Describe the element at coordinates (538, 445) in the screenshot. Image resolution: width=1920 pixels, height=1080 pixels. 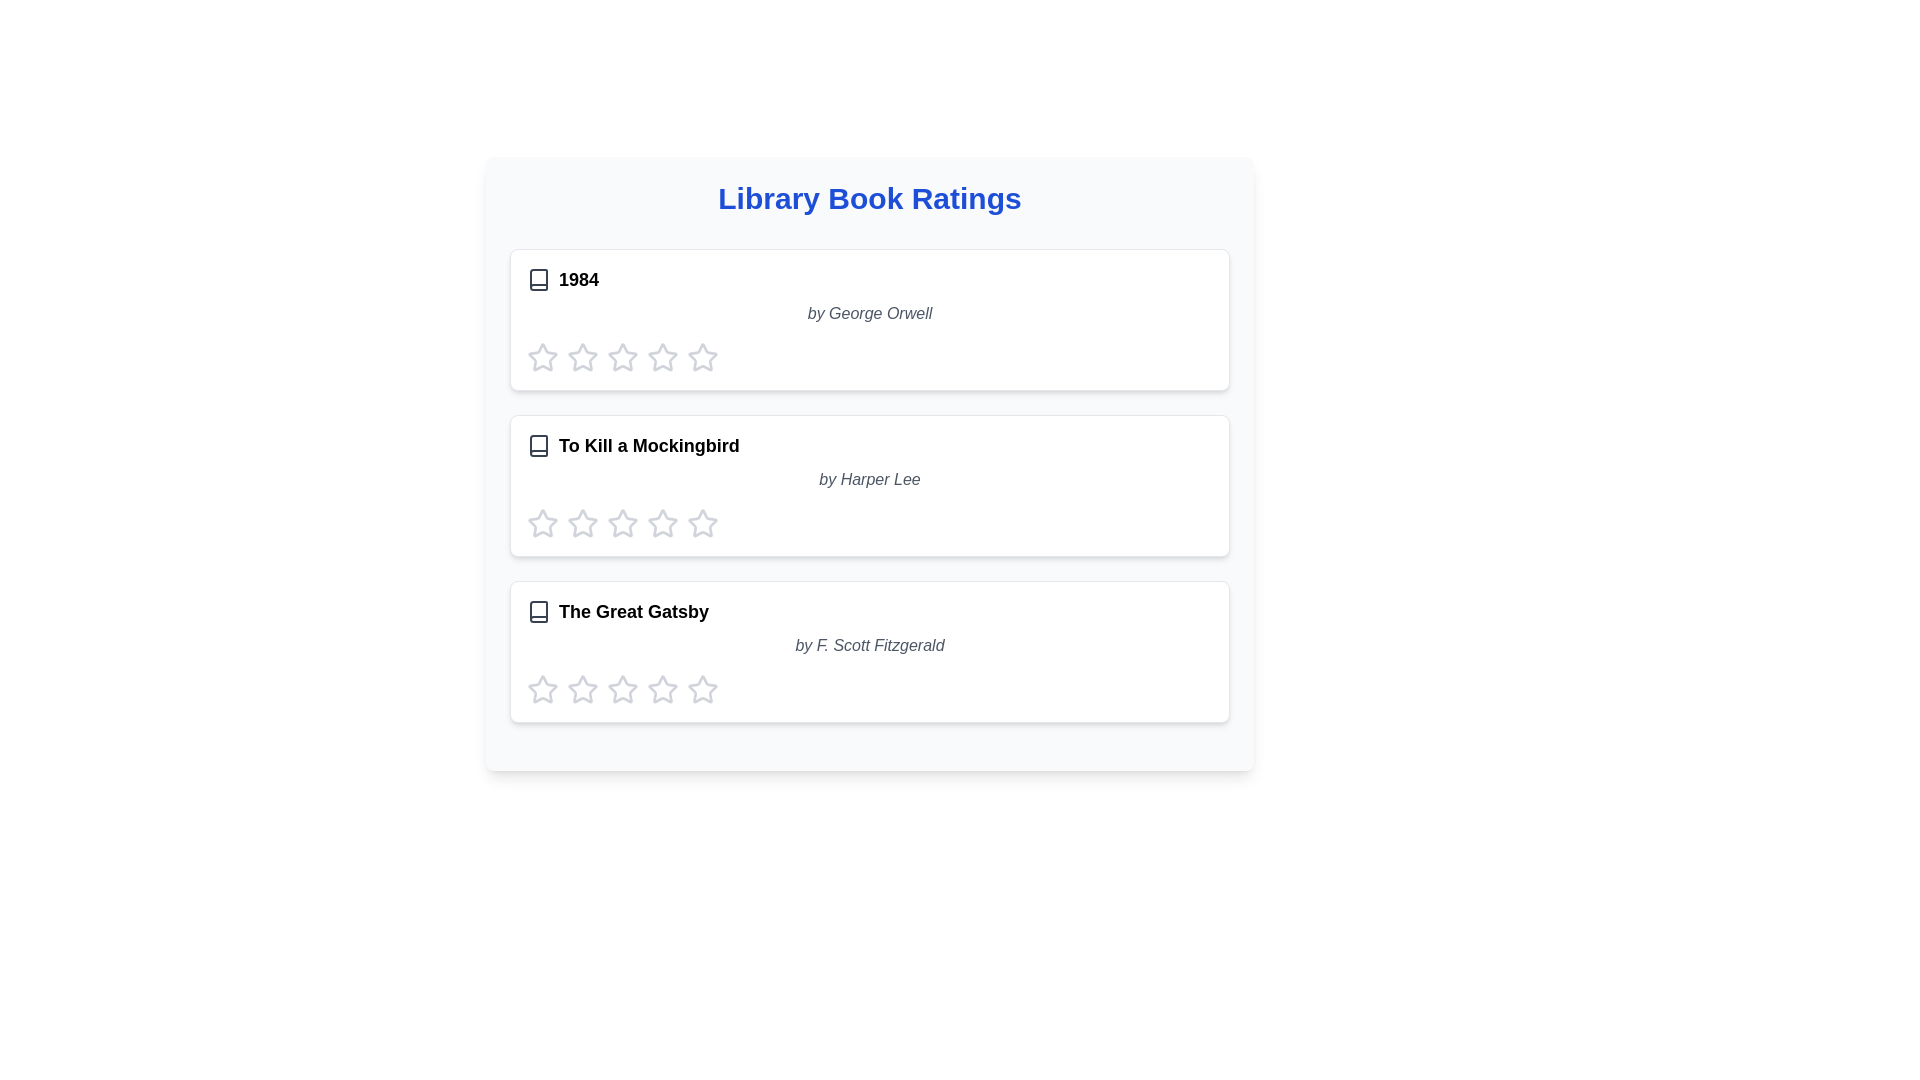
I see `the small book icon with a clear outline, located in the second row next to the text 'To Kill a Mockingbird'` at that location.